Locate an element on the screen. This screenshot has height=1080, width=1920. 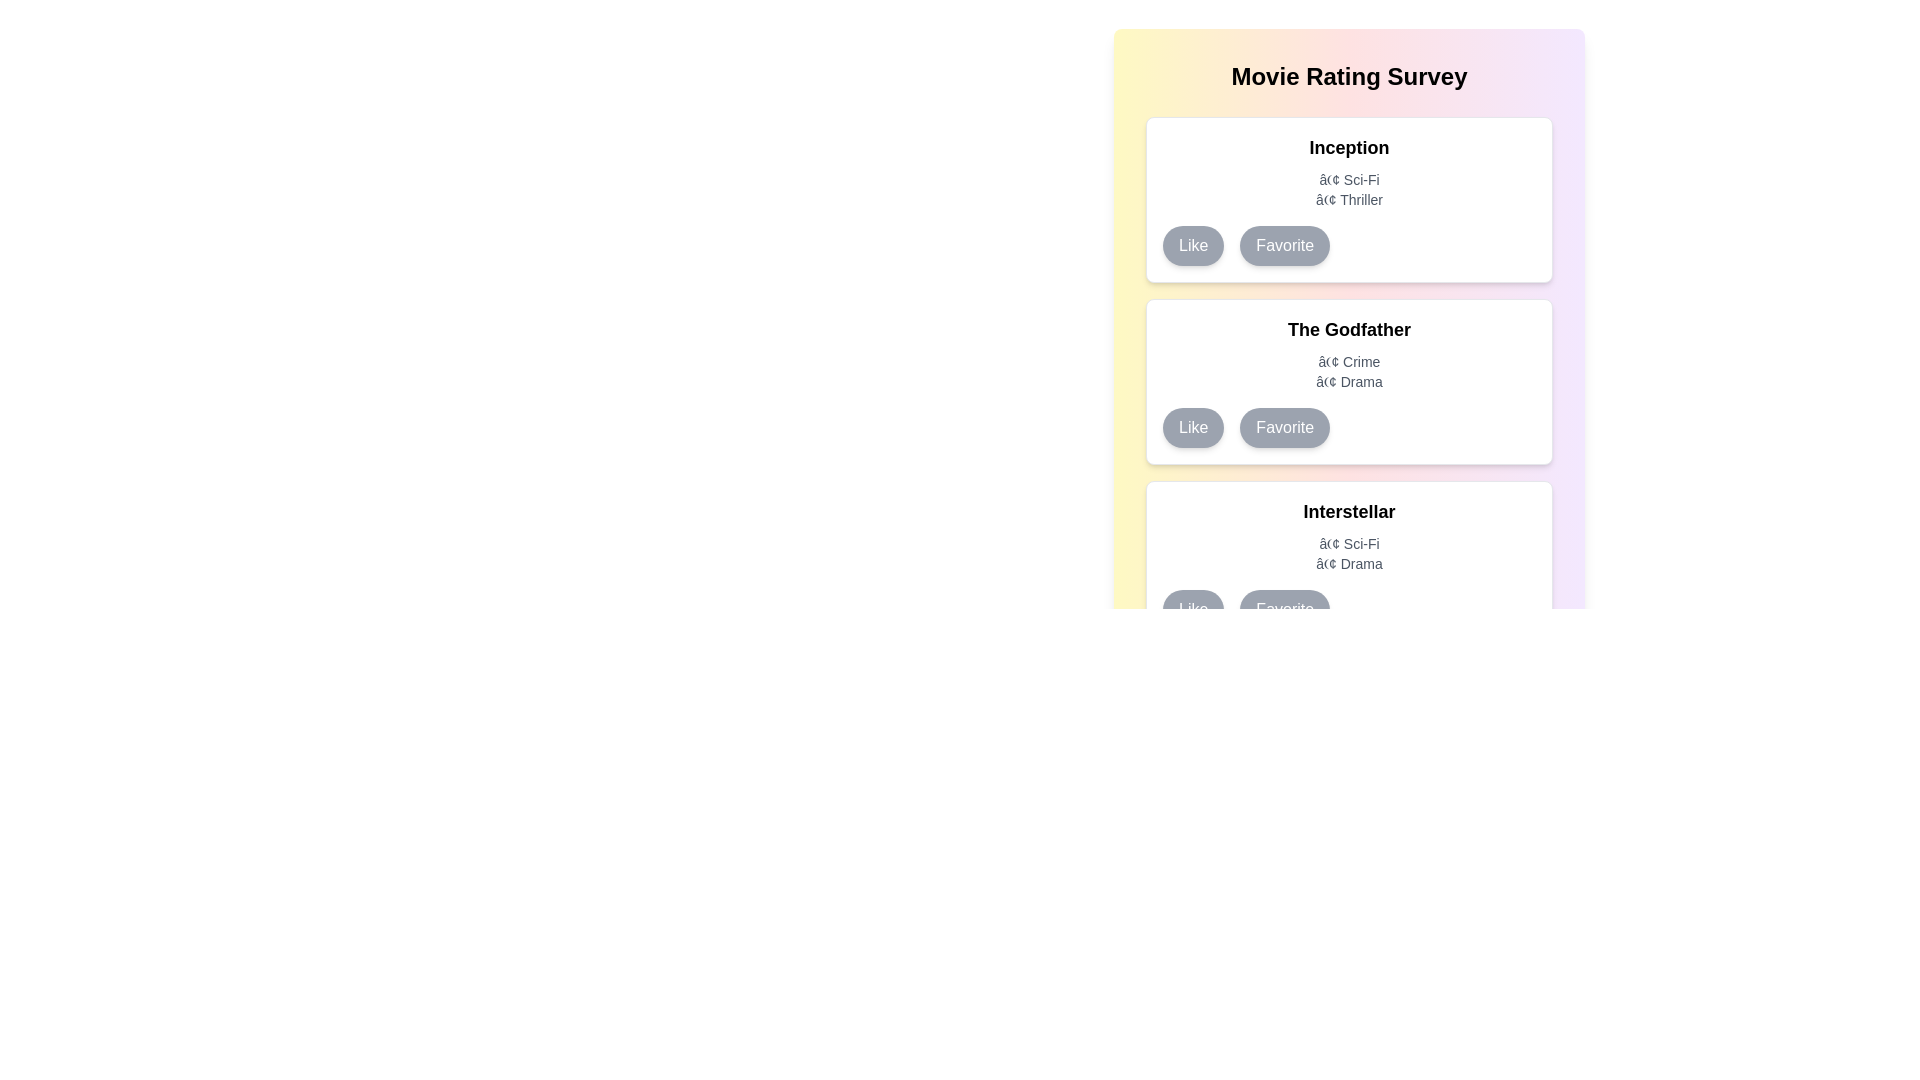
the 'Sci-Fi' genre text label, which is positioned directly under the 'Interstellar' movie title and aligned with the 'â€¢ Drama' label is located at coordinates (1349, 543).